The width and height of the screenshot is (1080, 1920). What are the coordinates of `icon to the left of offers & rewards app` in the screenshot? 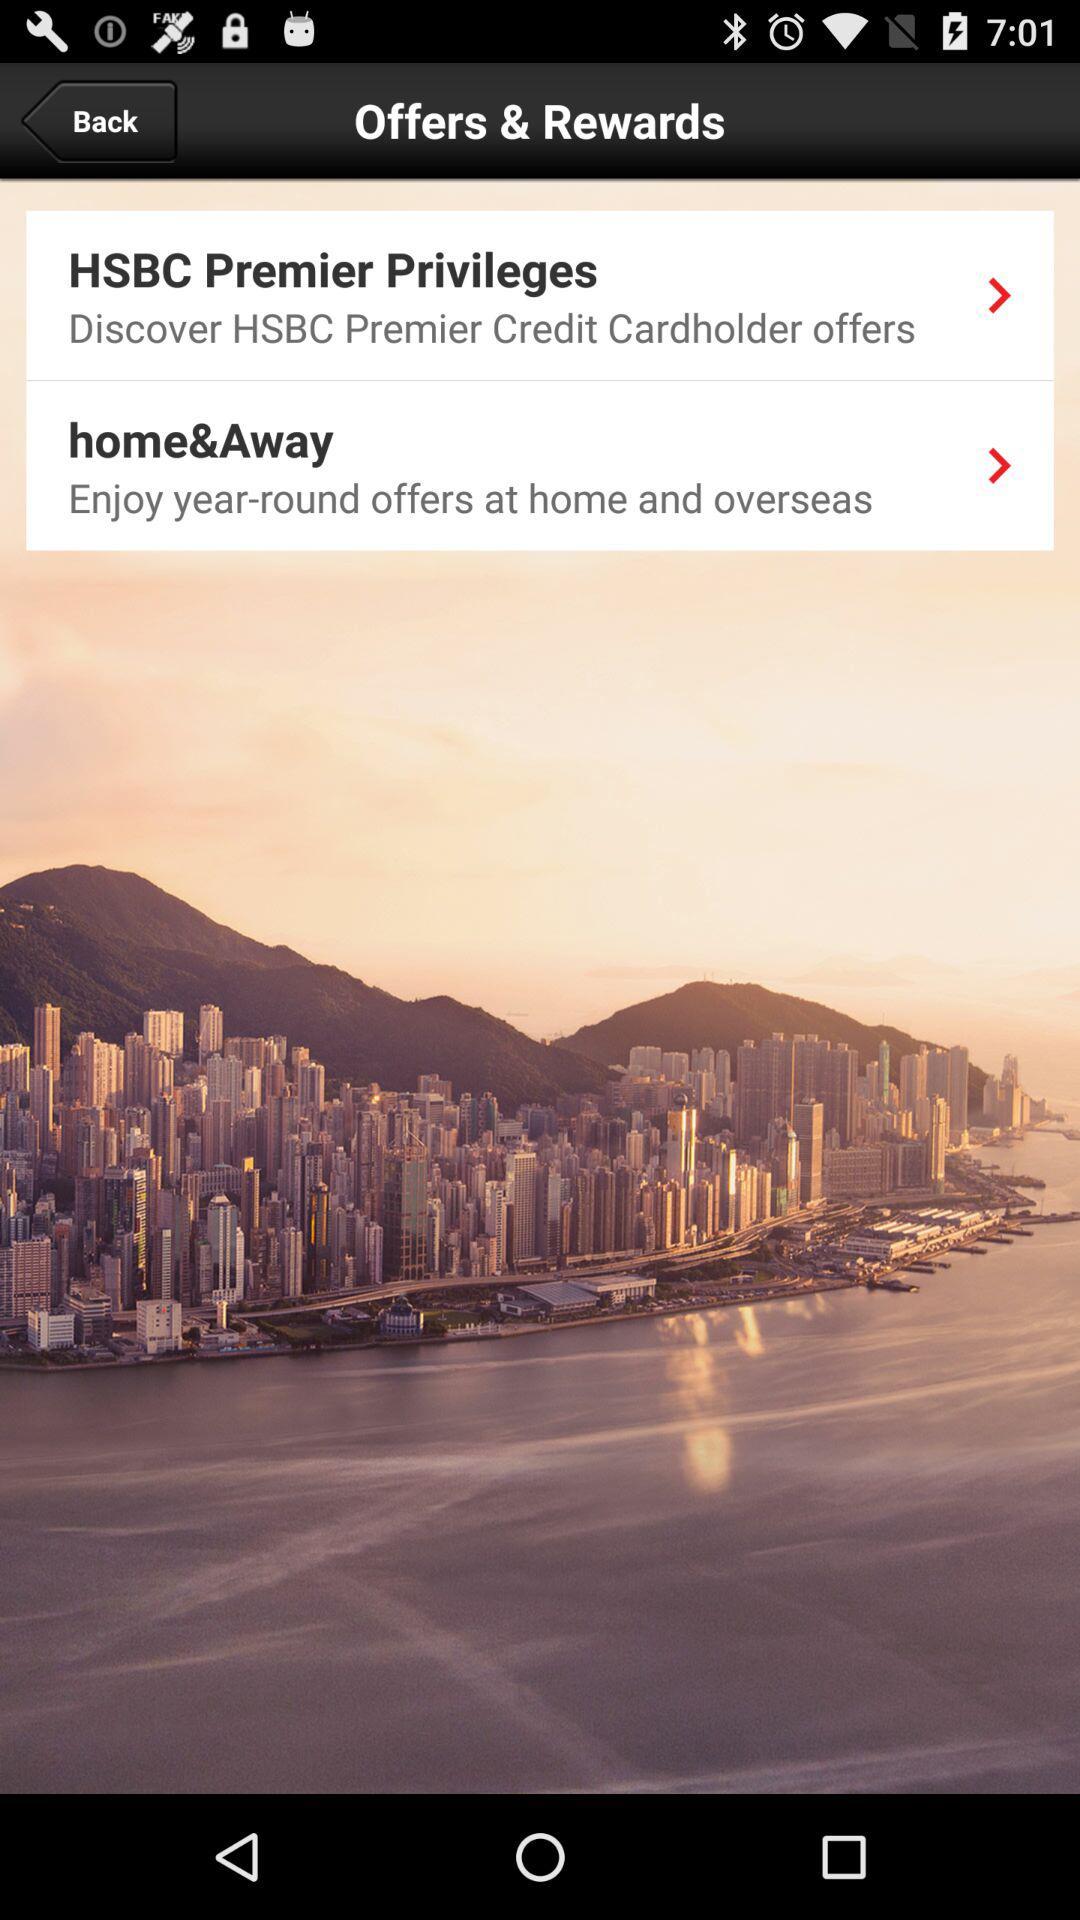 It's located at (97, 119).